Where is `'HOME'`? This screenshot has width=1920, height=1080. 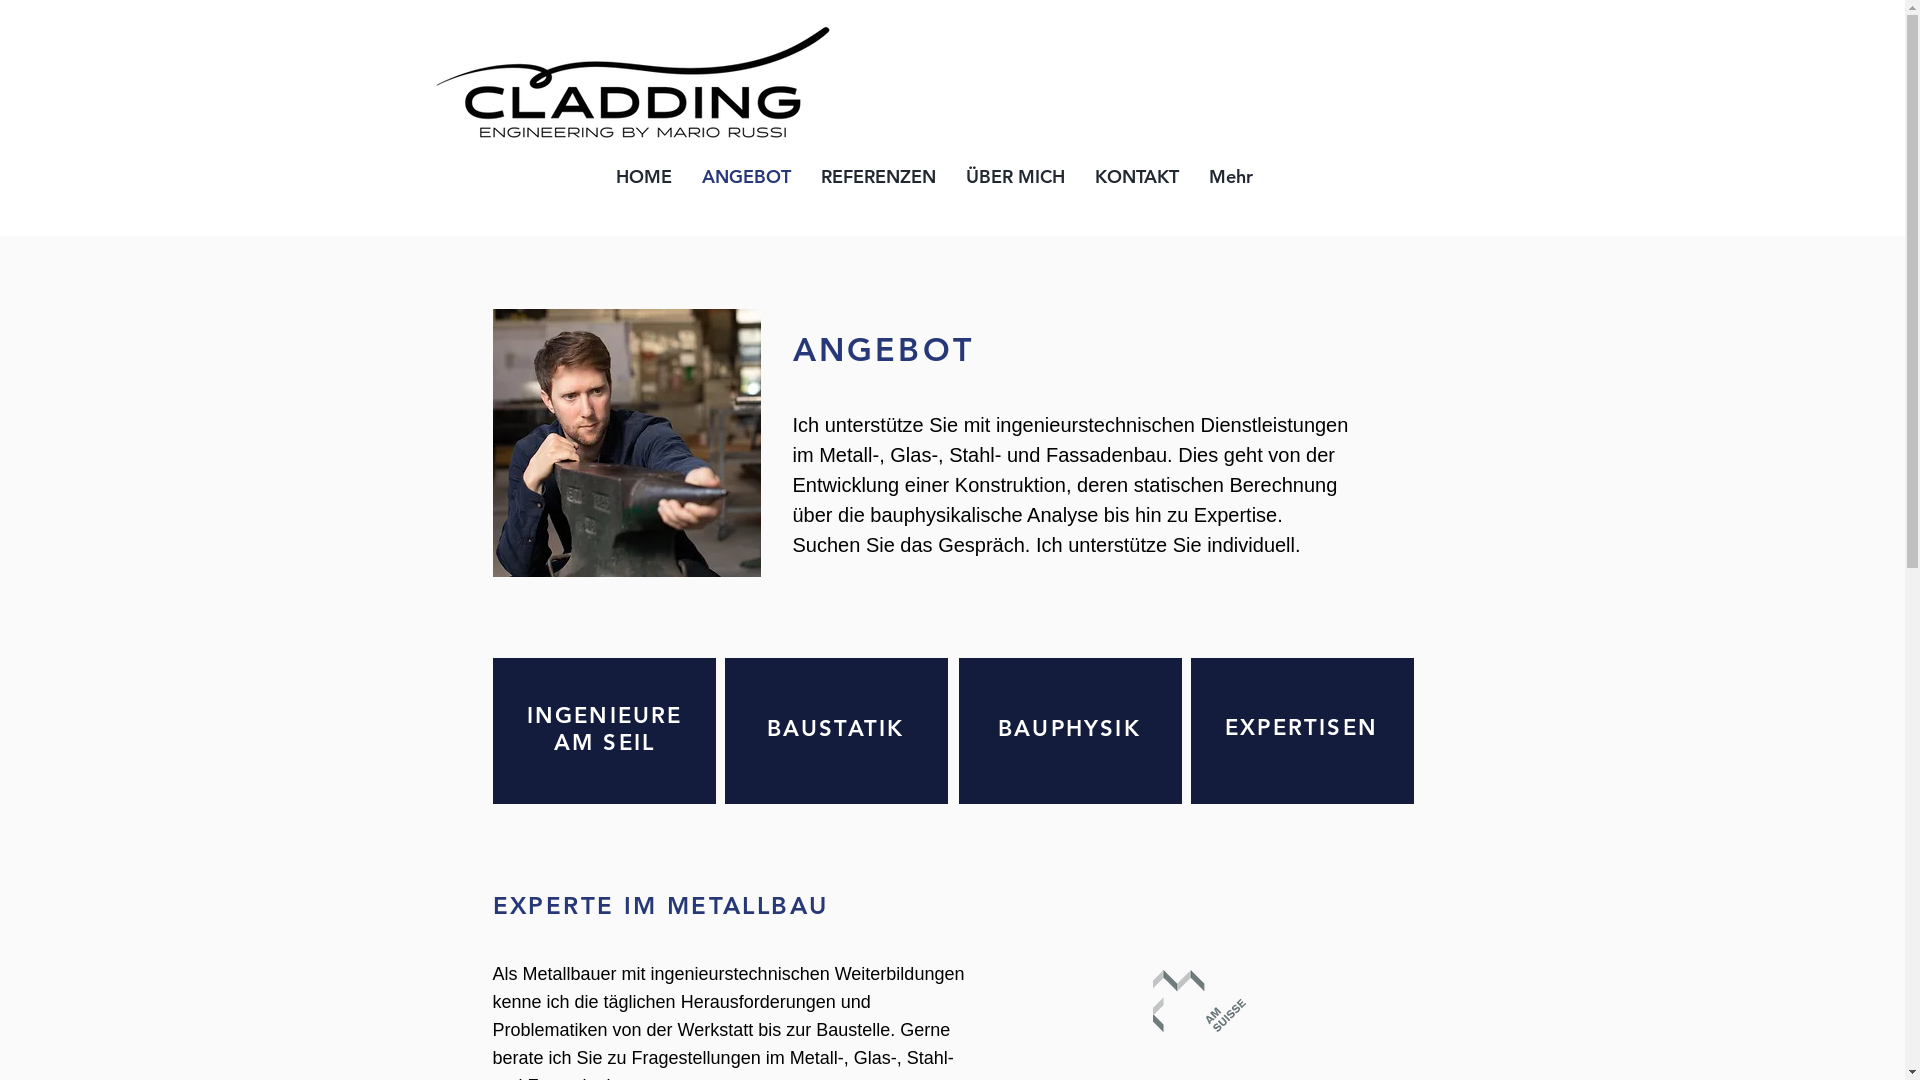
'HOME' is located at coordinates (643, 184).